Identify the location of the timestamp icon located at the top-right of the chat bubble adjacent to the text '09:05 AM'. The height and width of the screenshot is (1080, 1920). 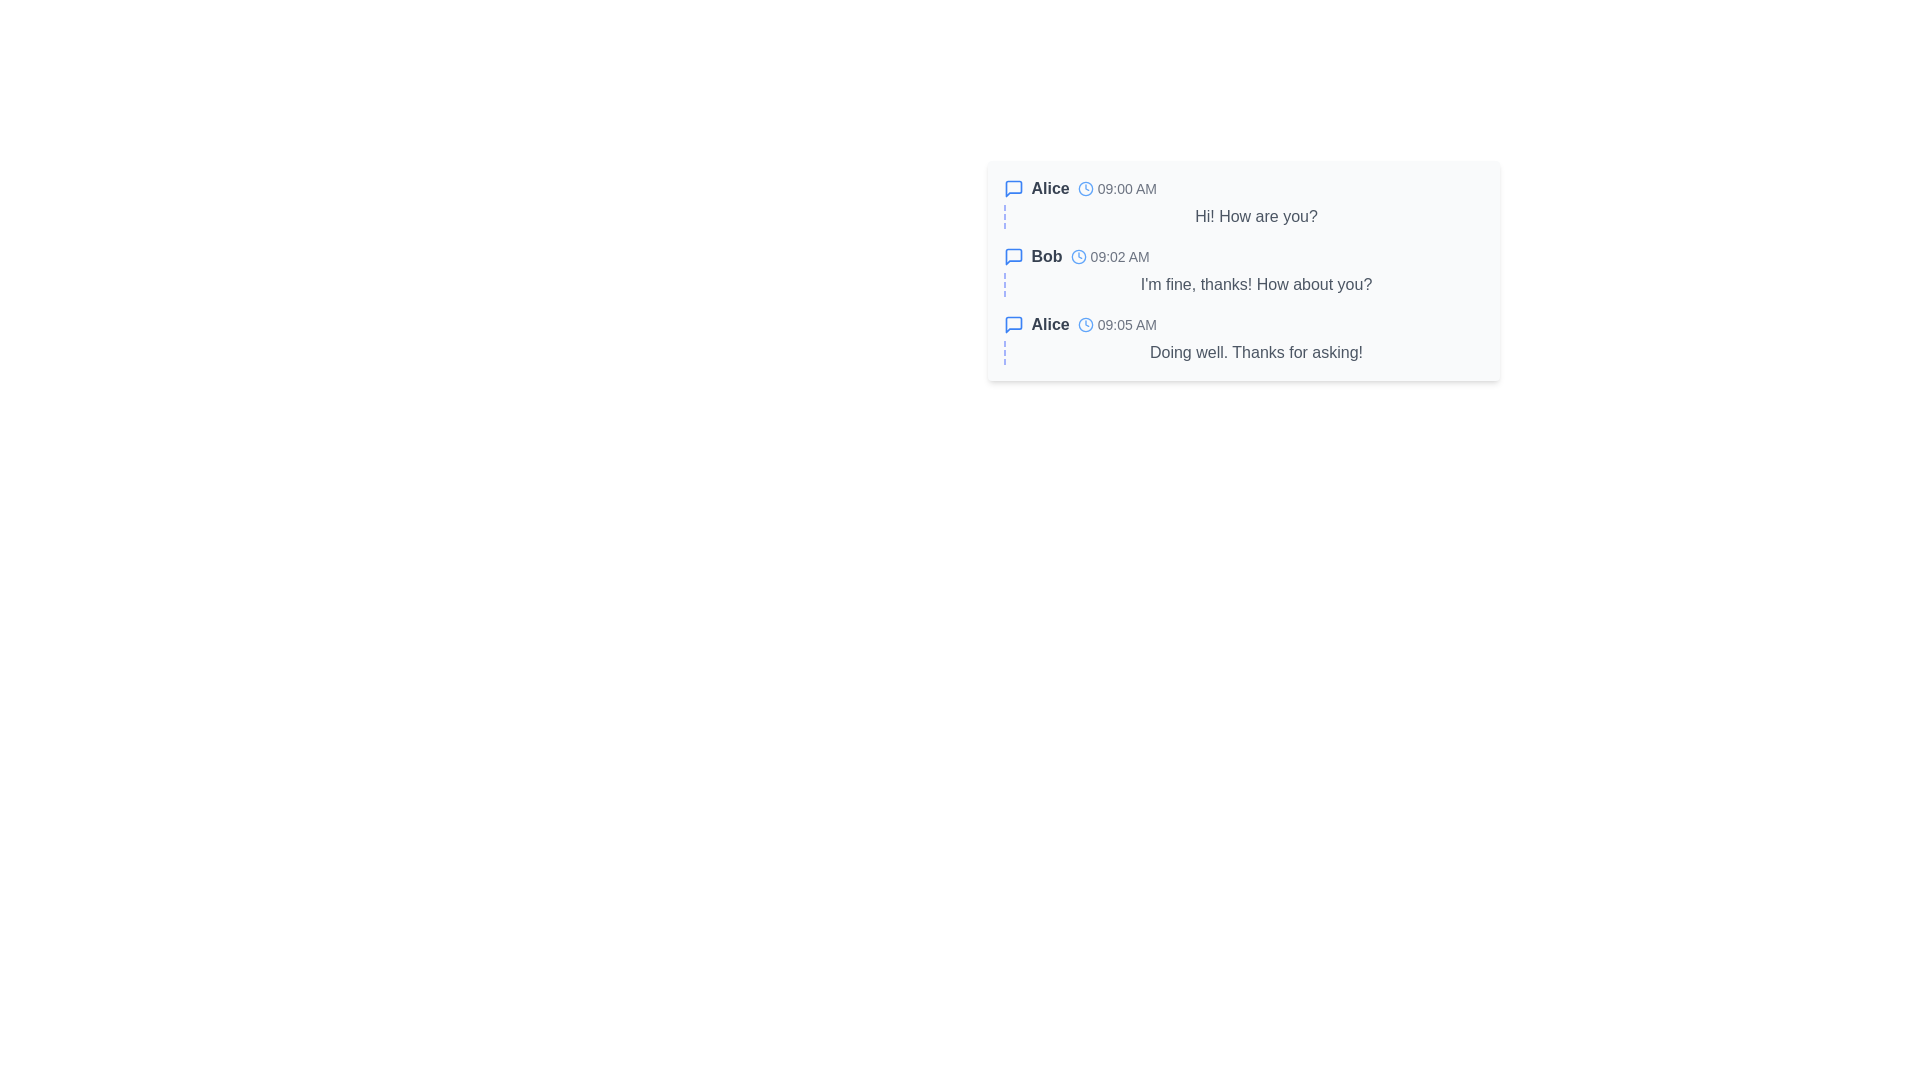
(1084, 323).